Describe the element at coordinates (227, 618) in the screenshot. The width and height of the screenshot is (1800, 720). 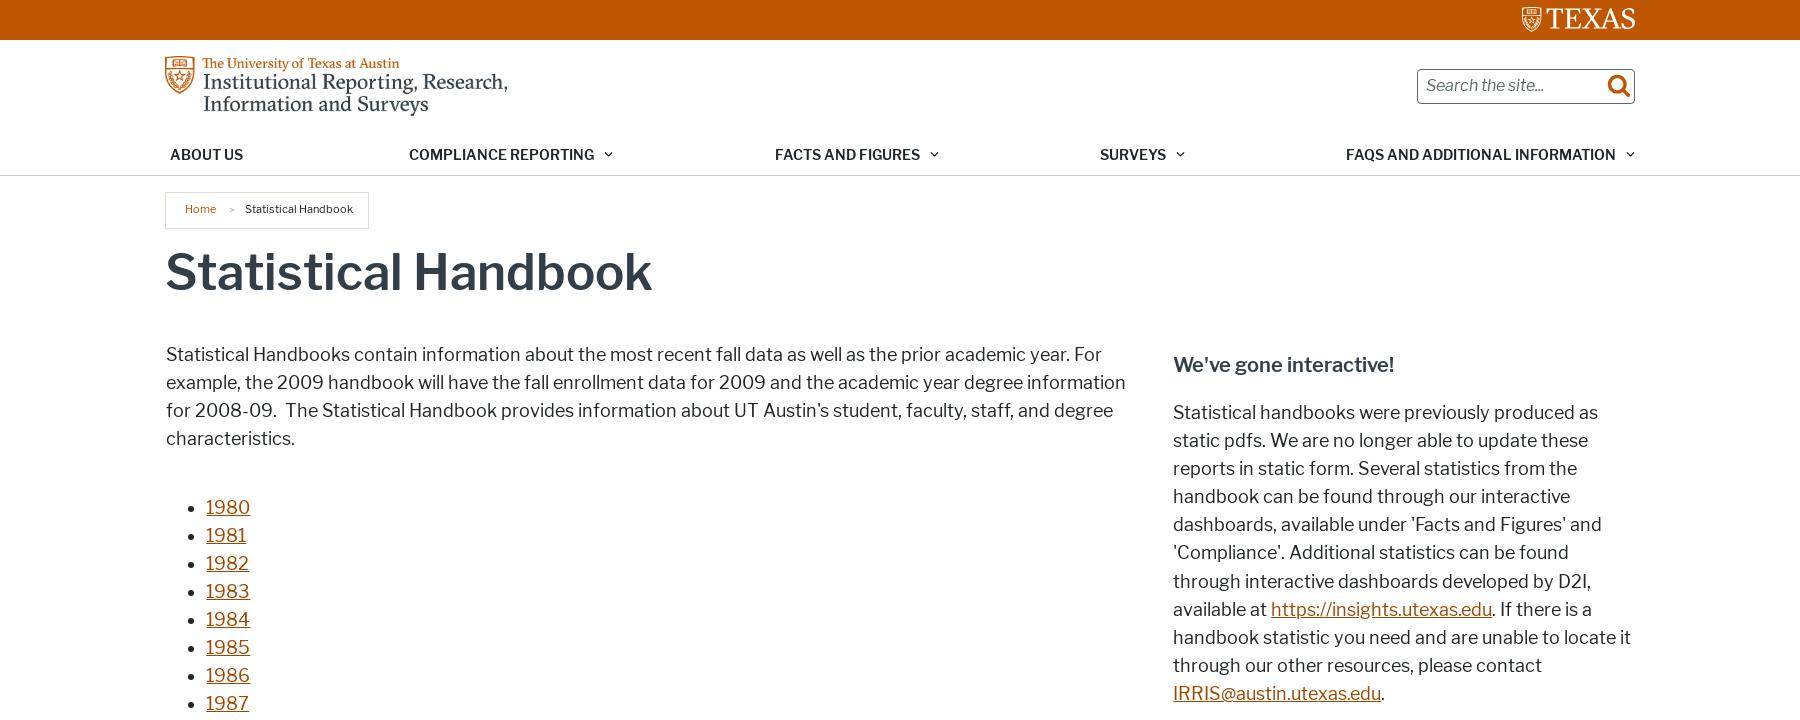
I see `'1984'` at that location.